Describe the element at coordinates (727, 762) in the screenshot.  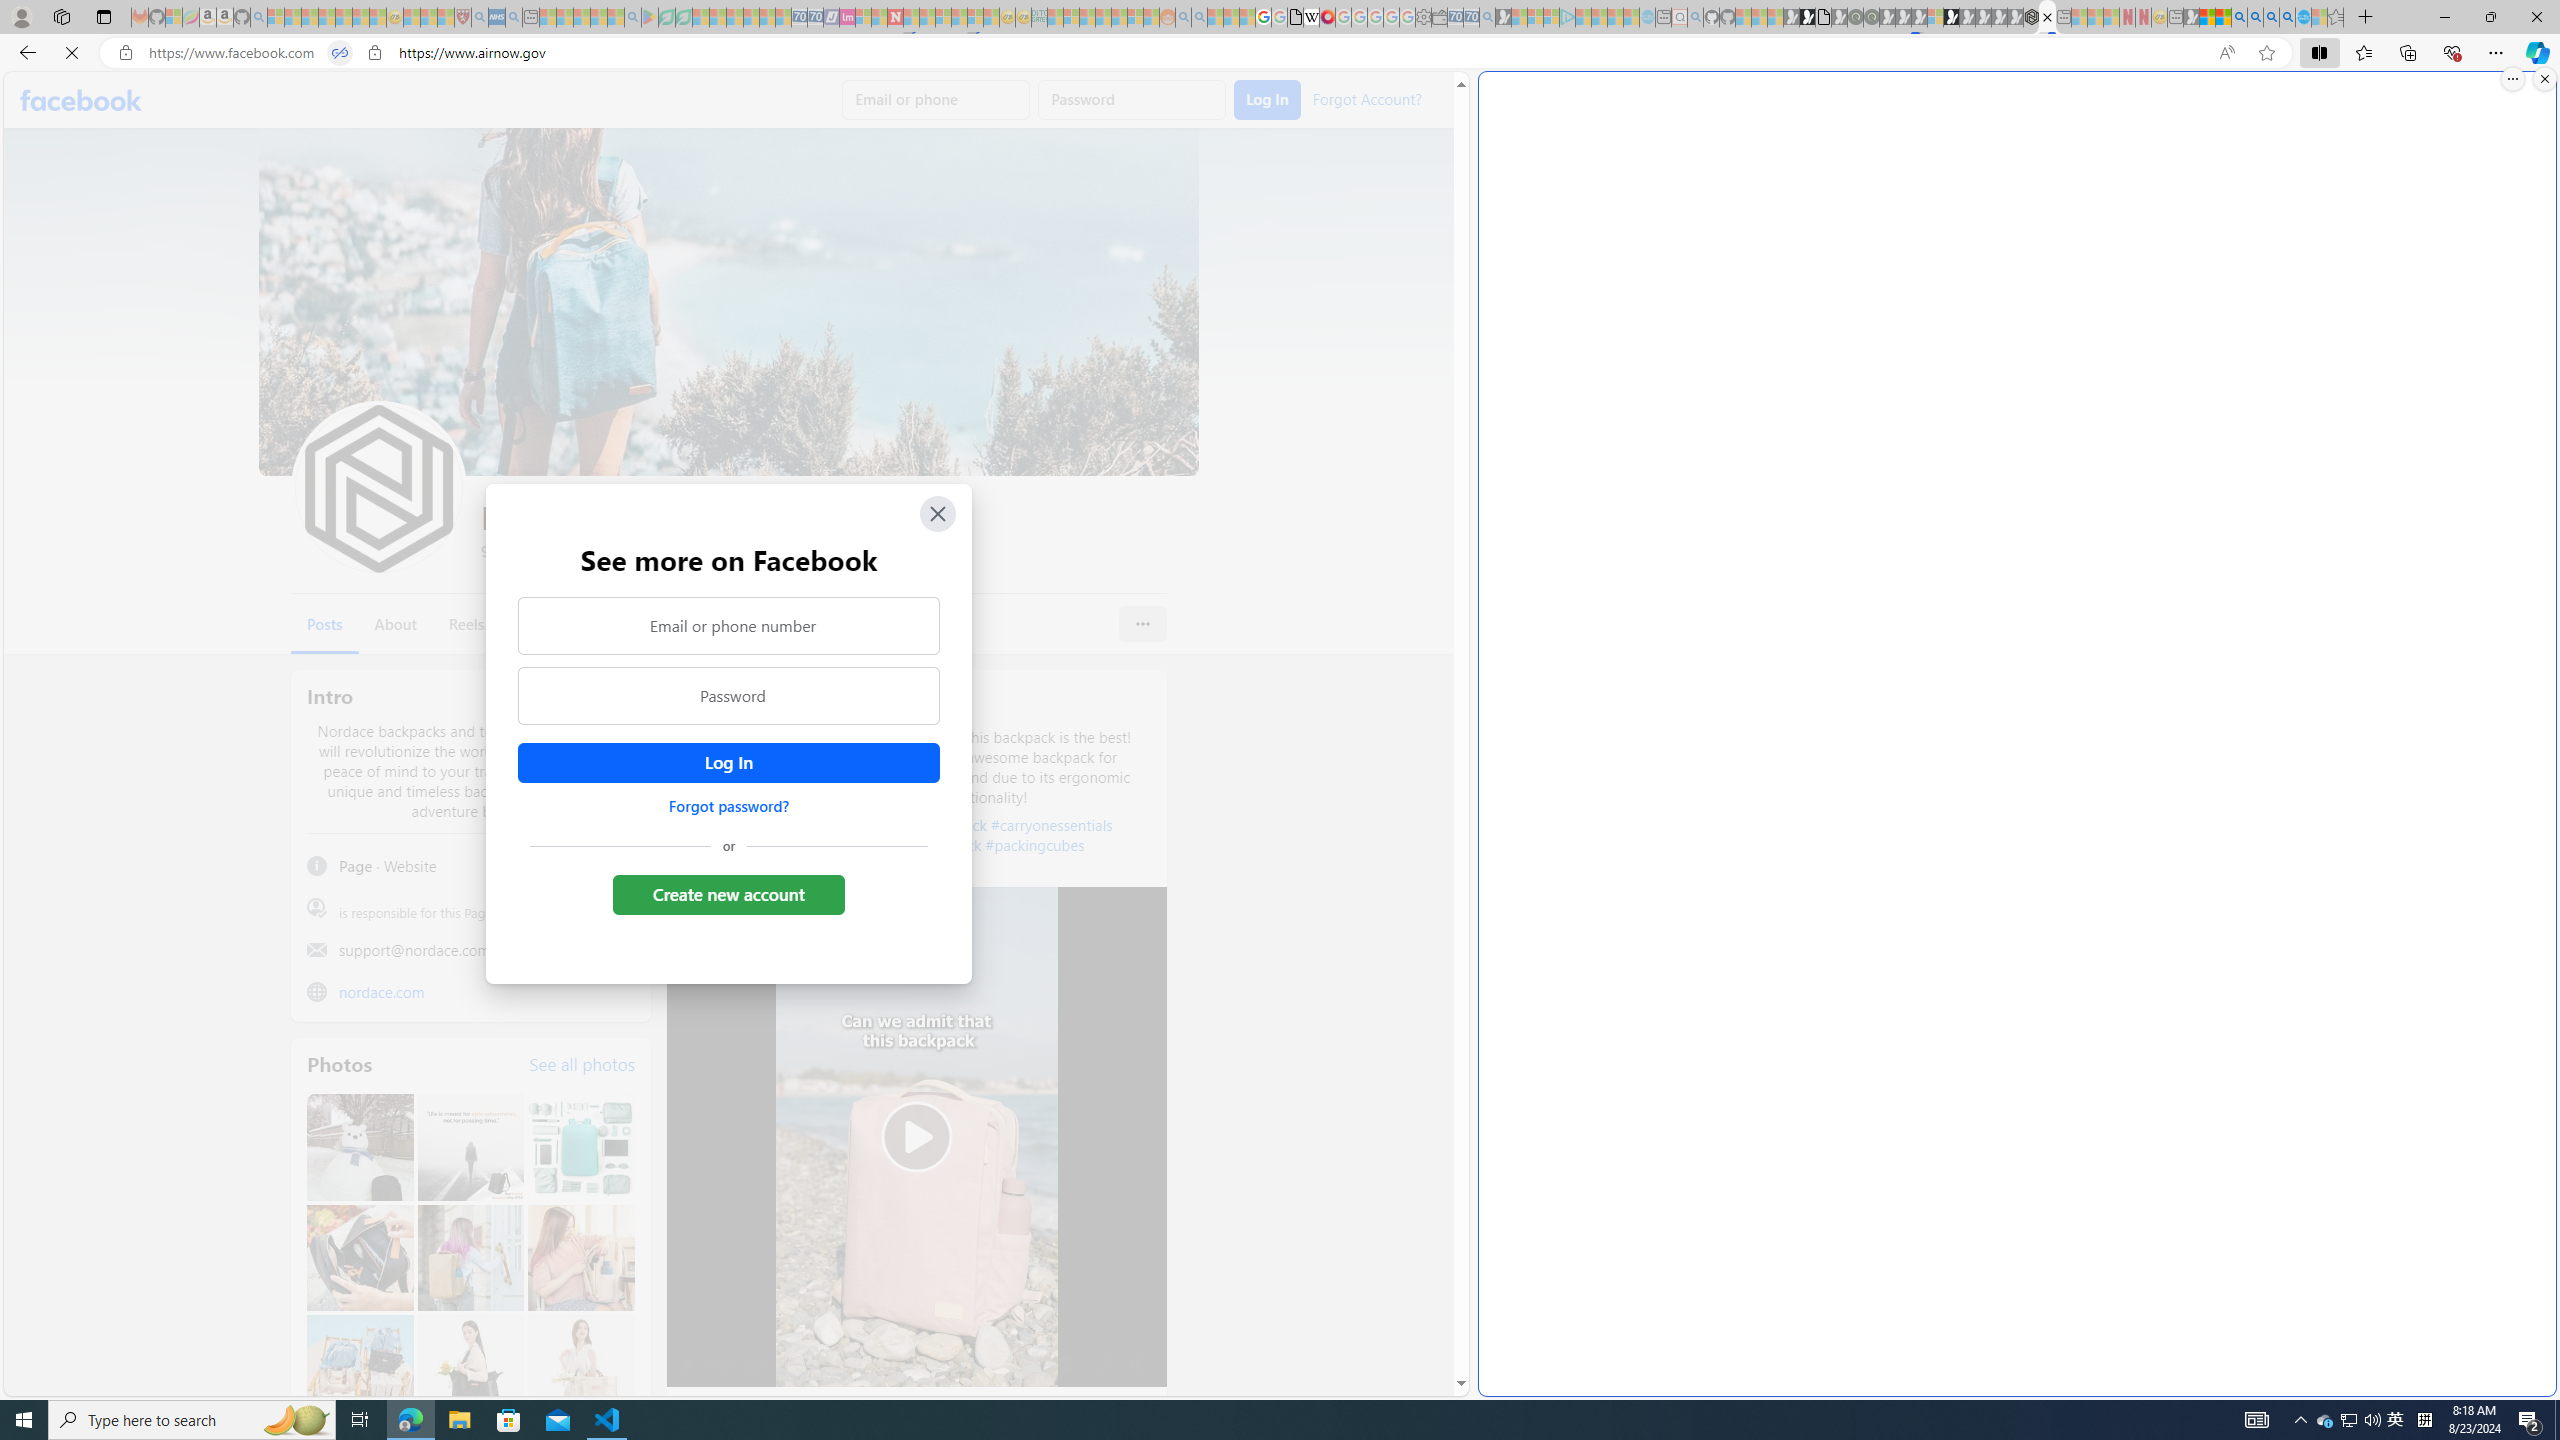
I see `'Accessible login button'` at that location.